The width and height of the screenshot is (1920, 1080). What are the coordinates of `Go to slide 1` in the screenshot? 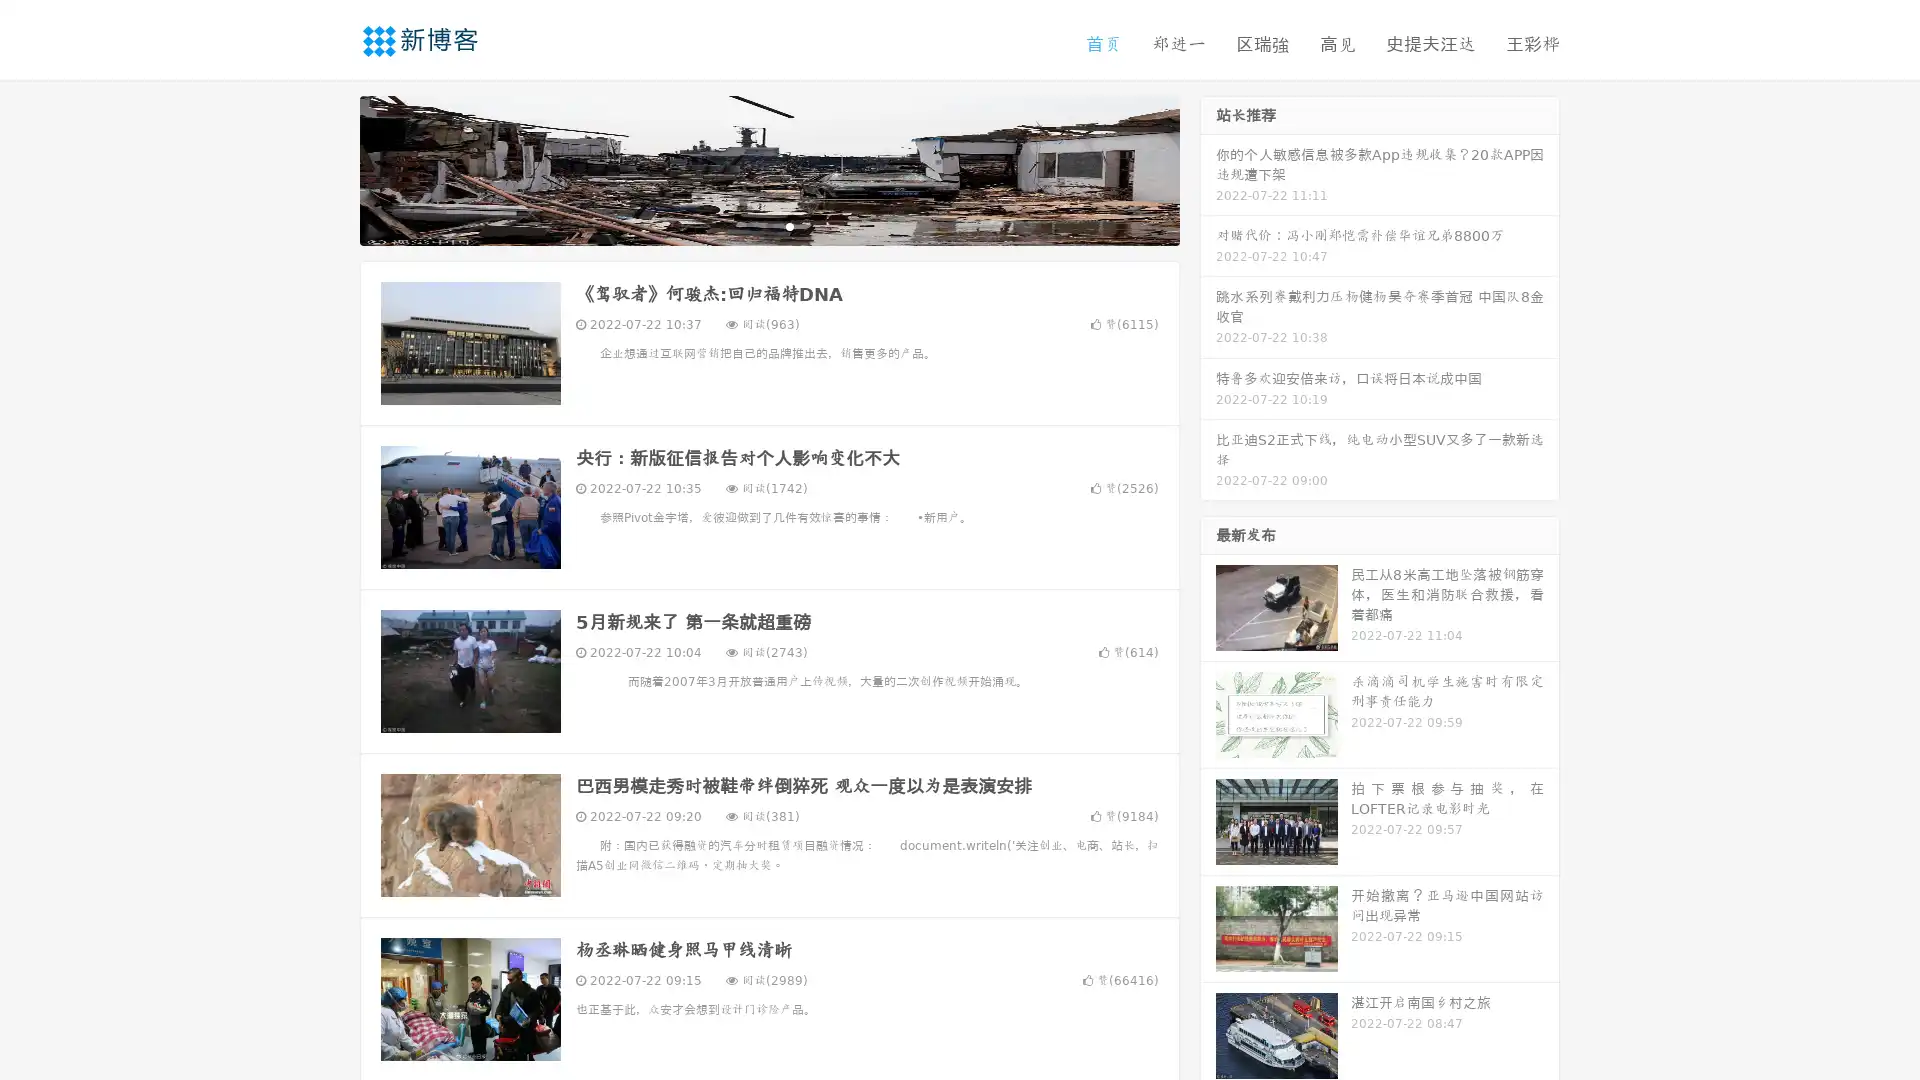 It's located at (748, 225).